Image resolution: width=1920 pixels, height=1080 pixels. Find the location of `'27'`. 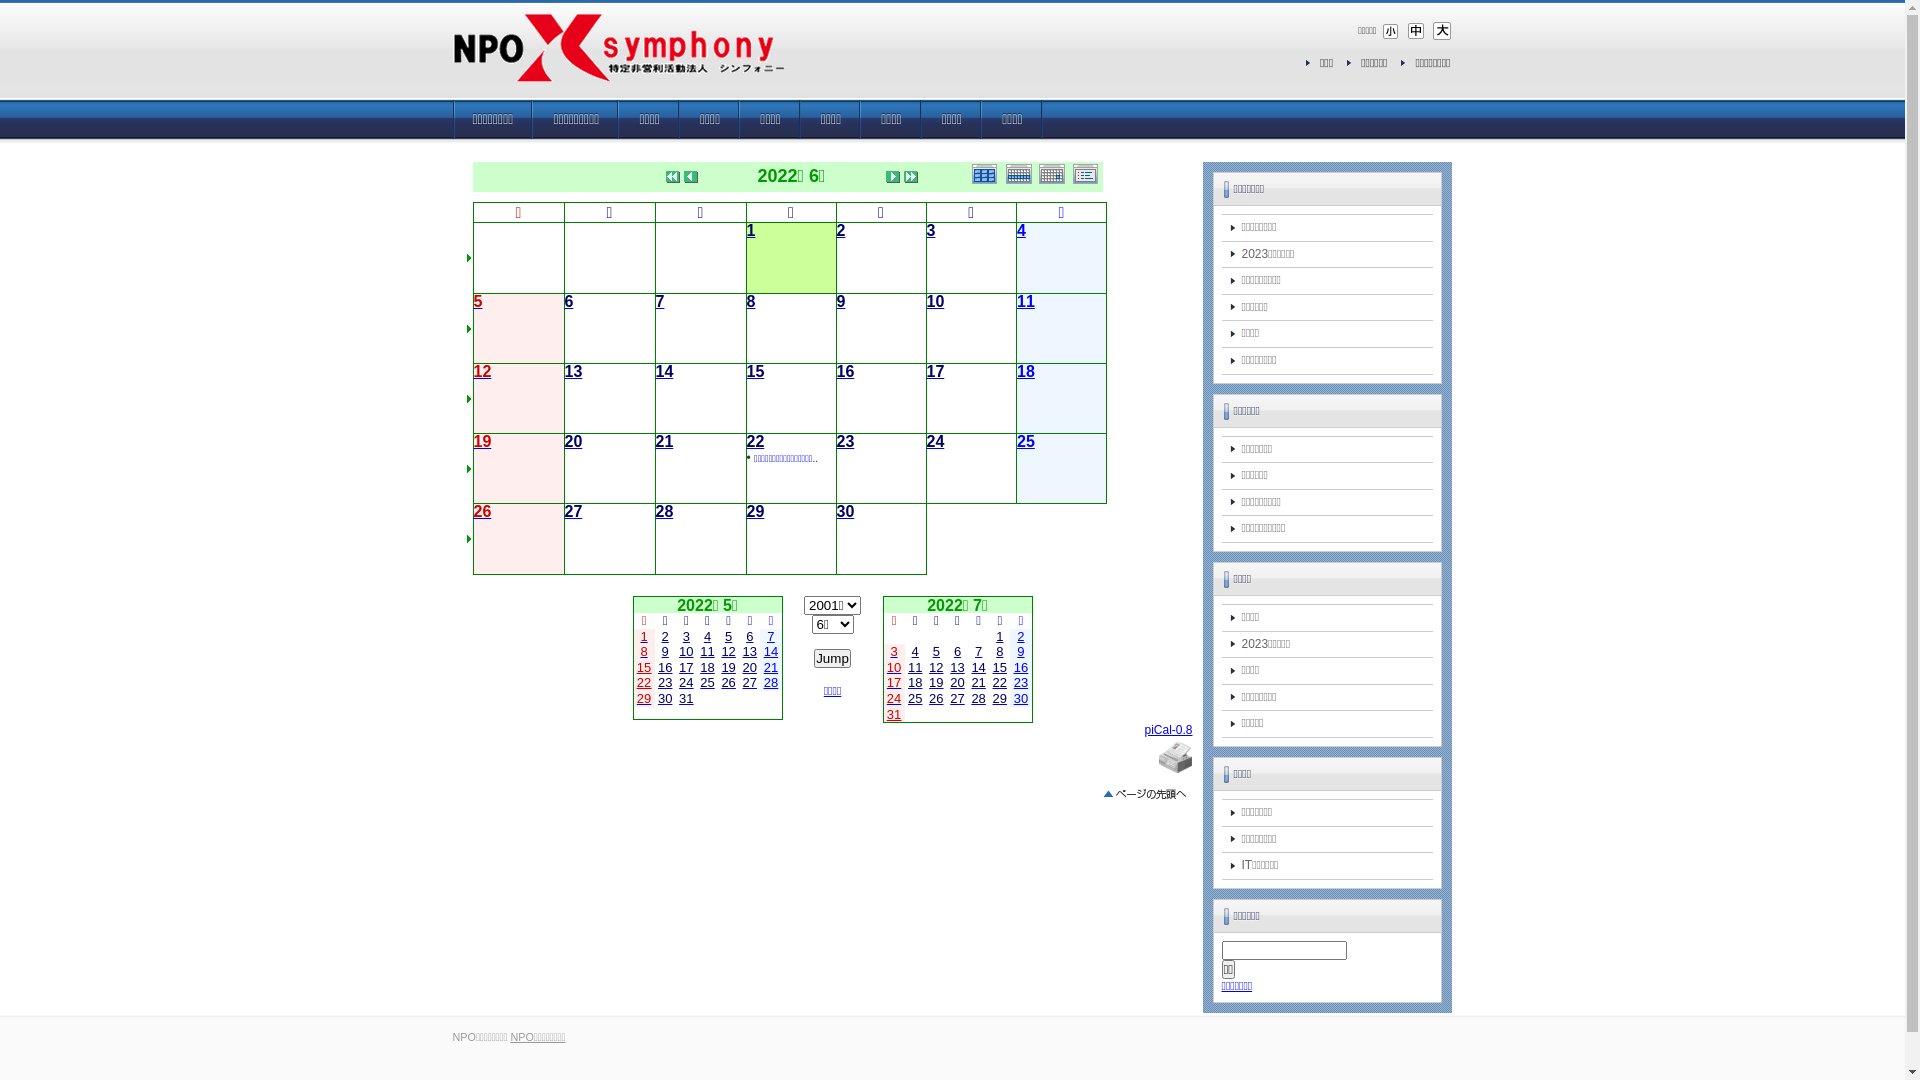

'27' is located at coordinates (748, 681).